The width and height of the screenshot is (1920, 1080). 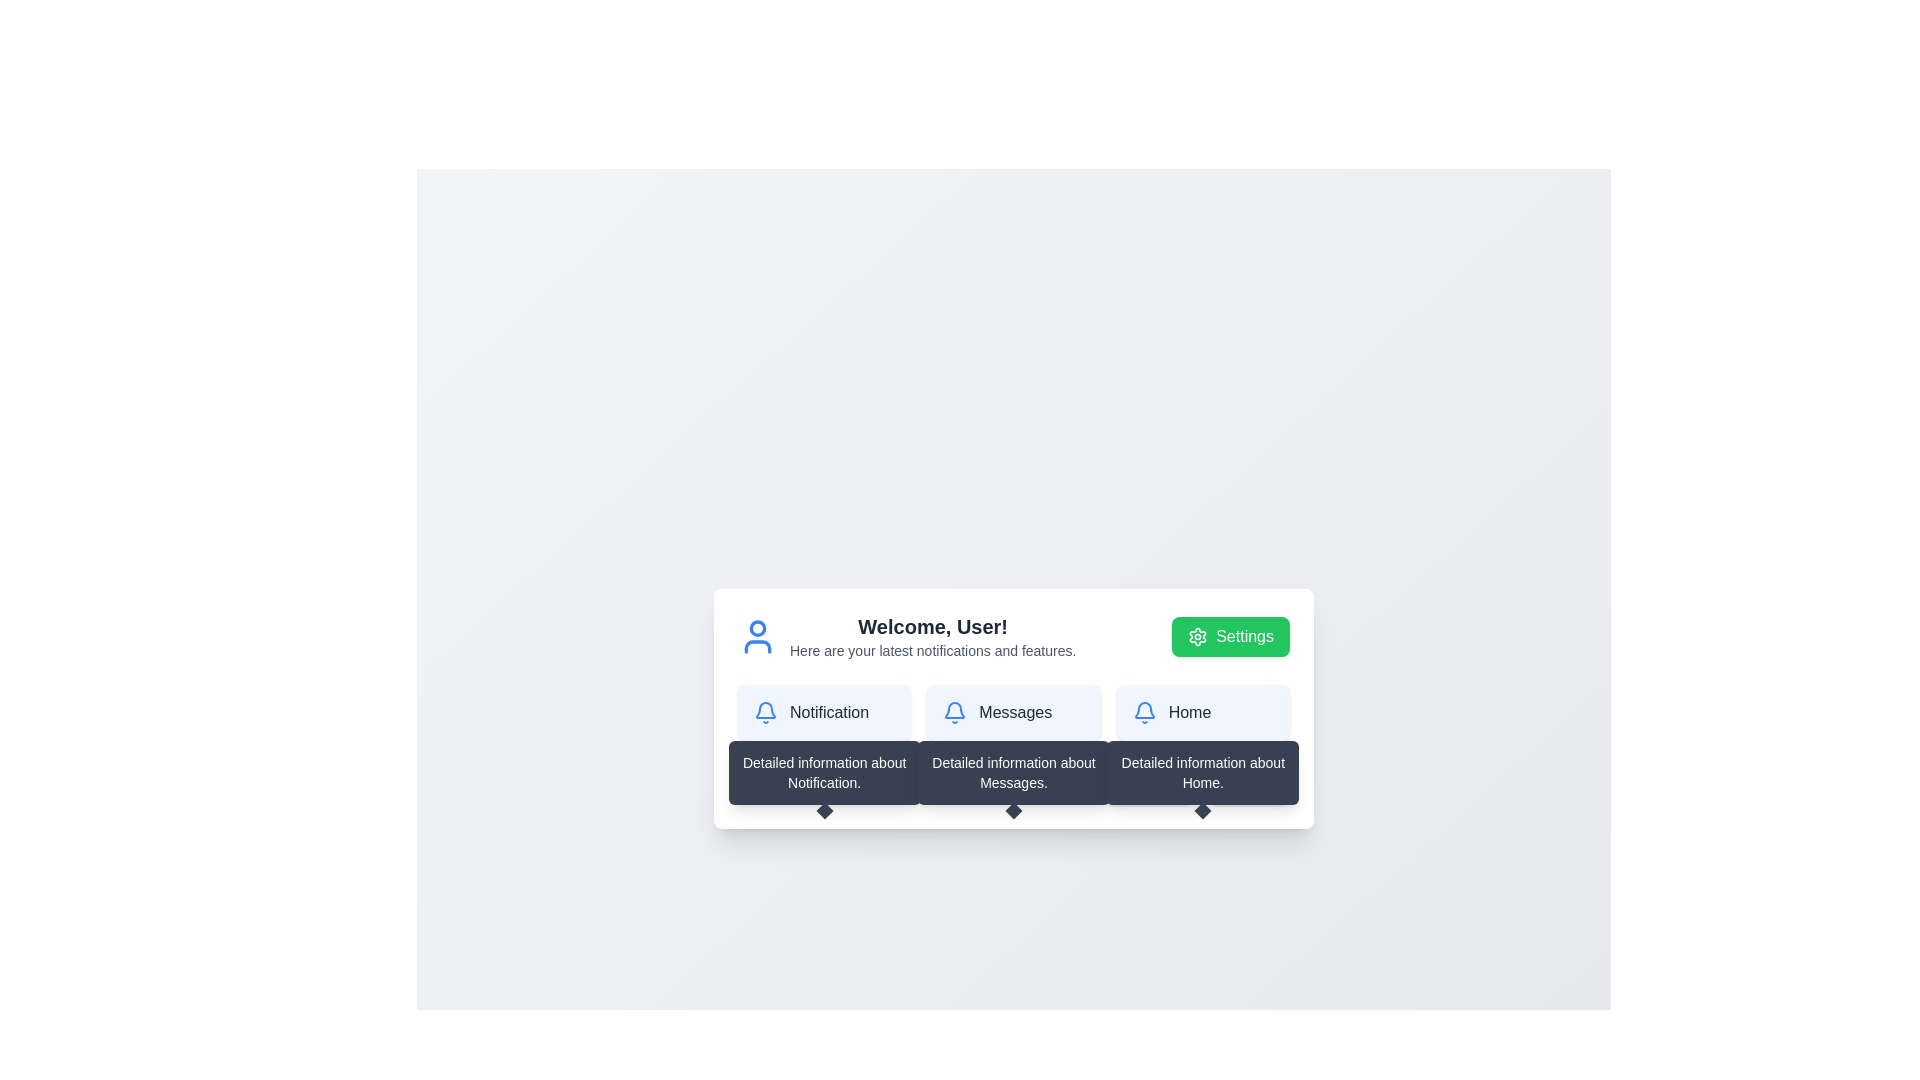 I want to click on the middle button, so click(x=1013, y=712).